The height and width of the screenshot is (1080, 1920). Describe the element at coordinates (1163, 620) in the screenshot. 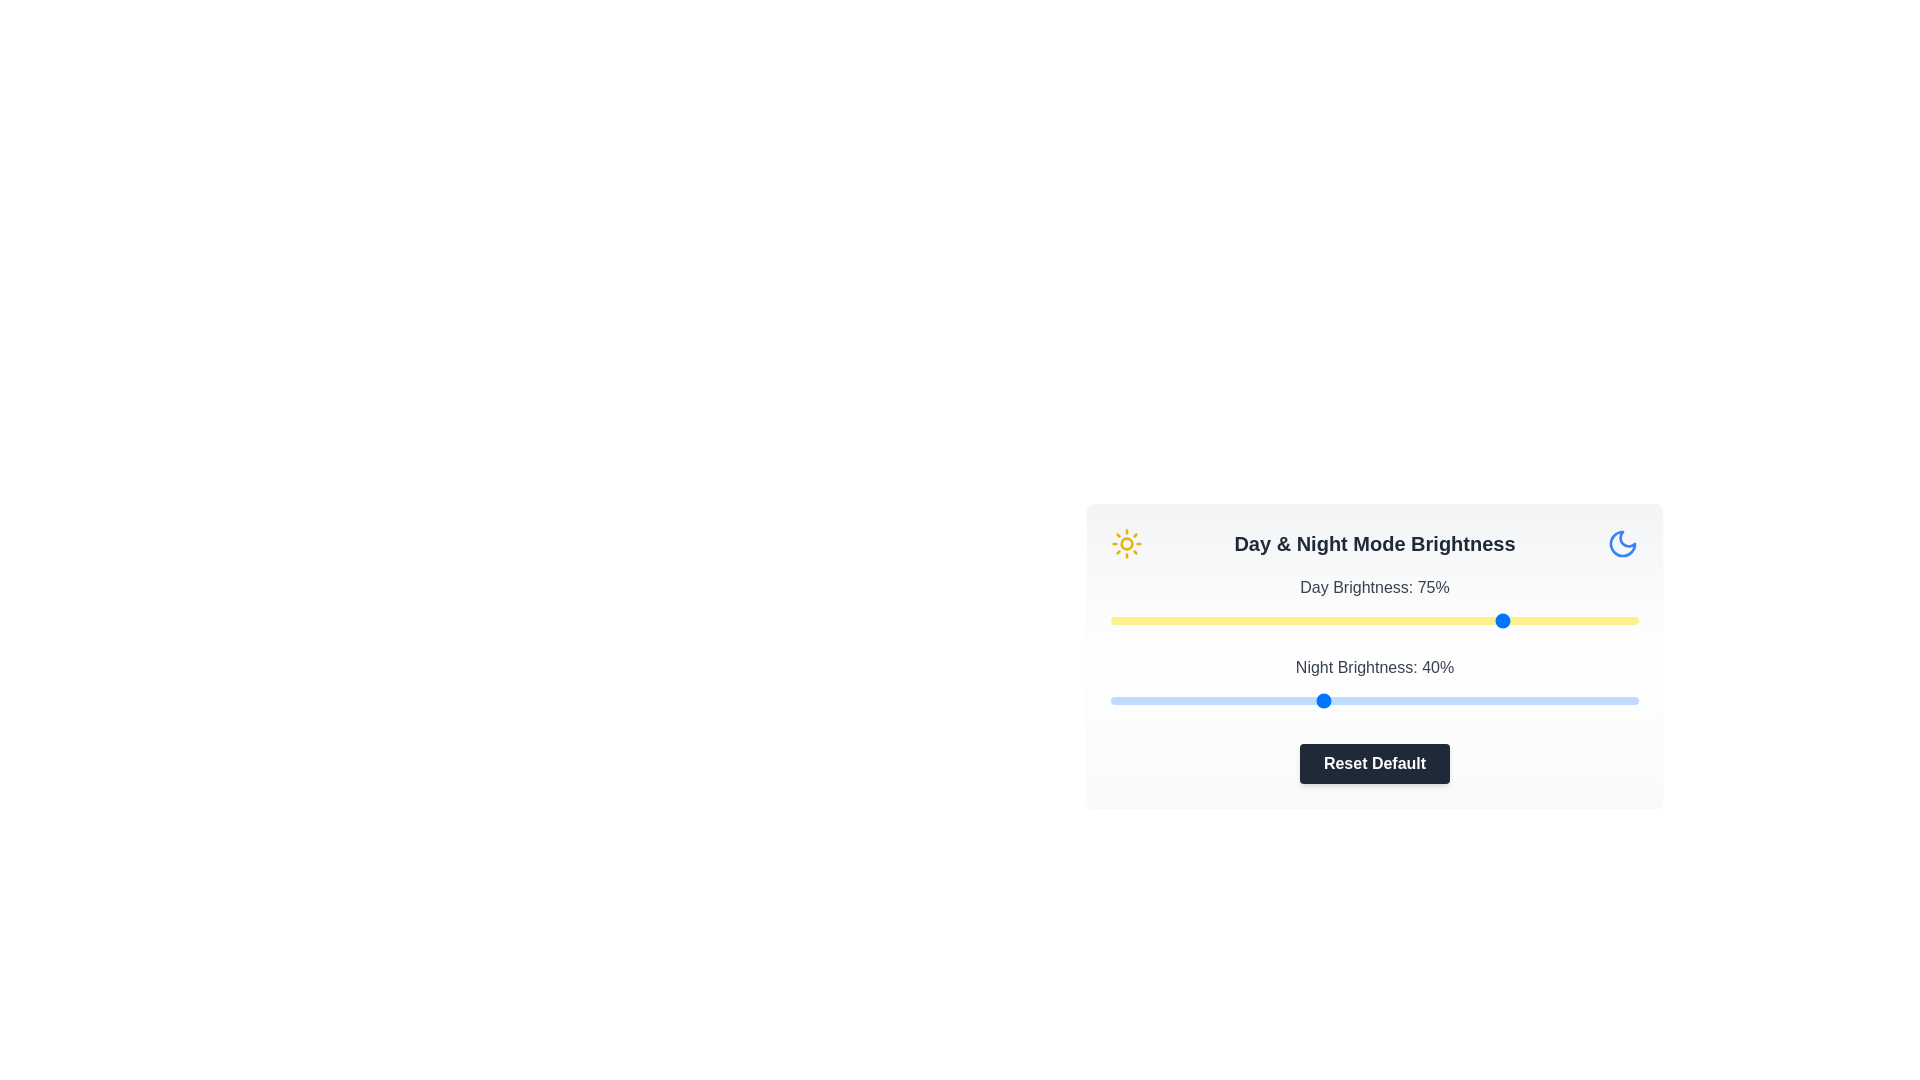

I see `the day brightness slider to 10%` at that location.